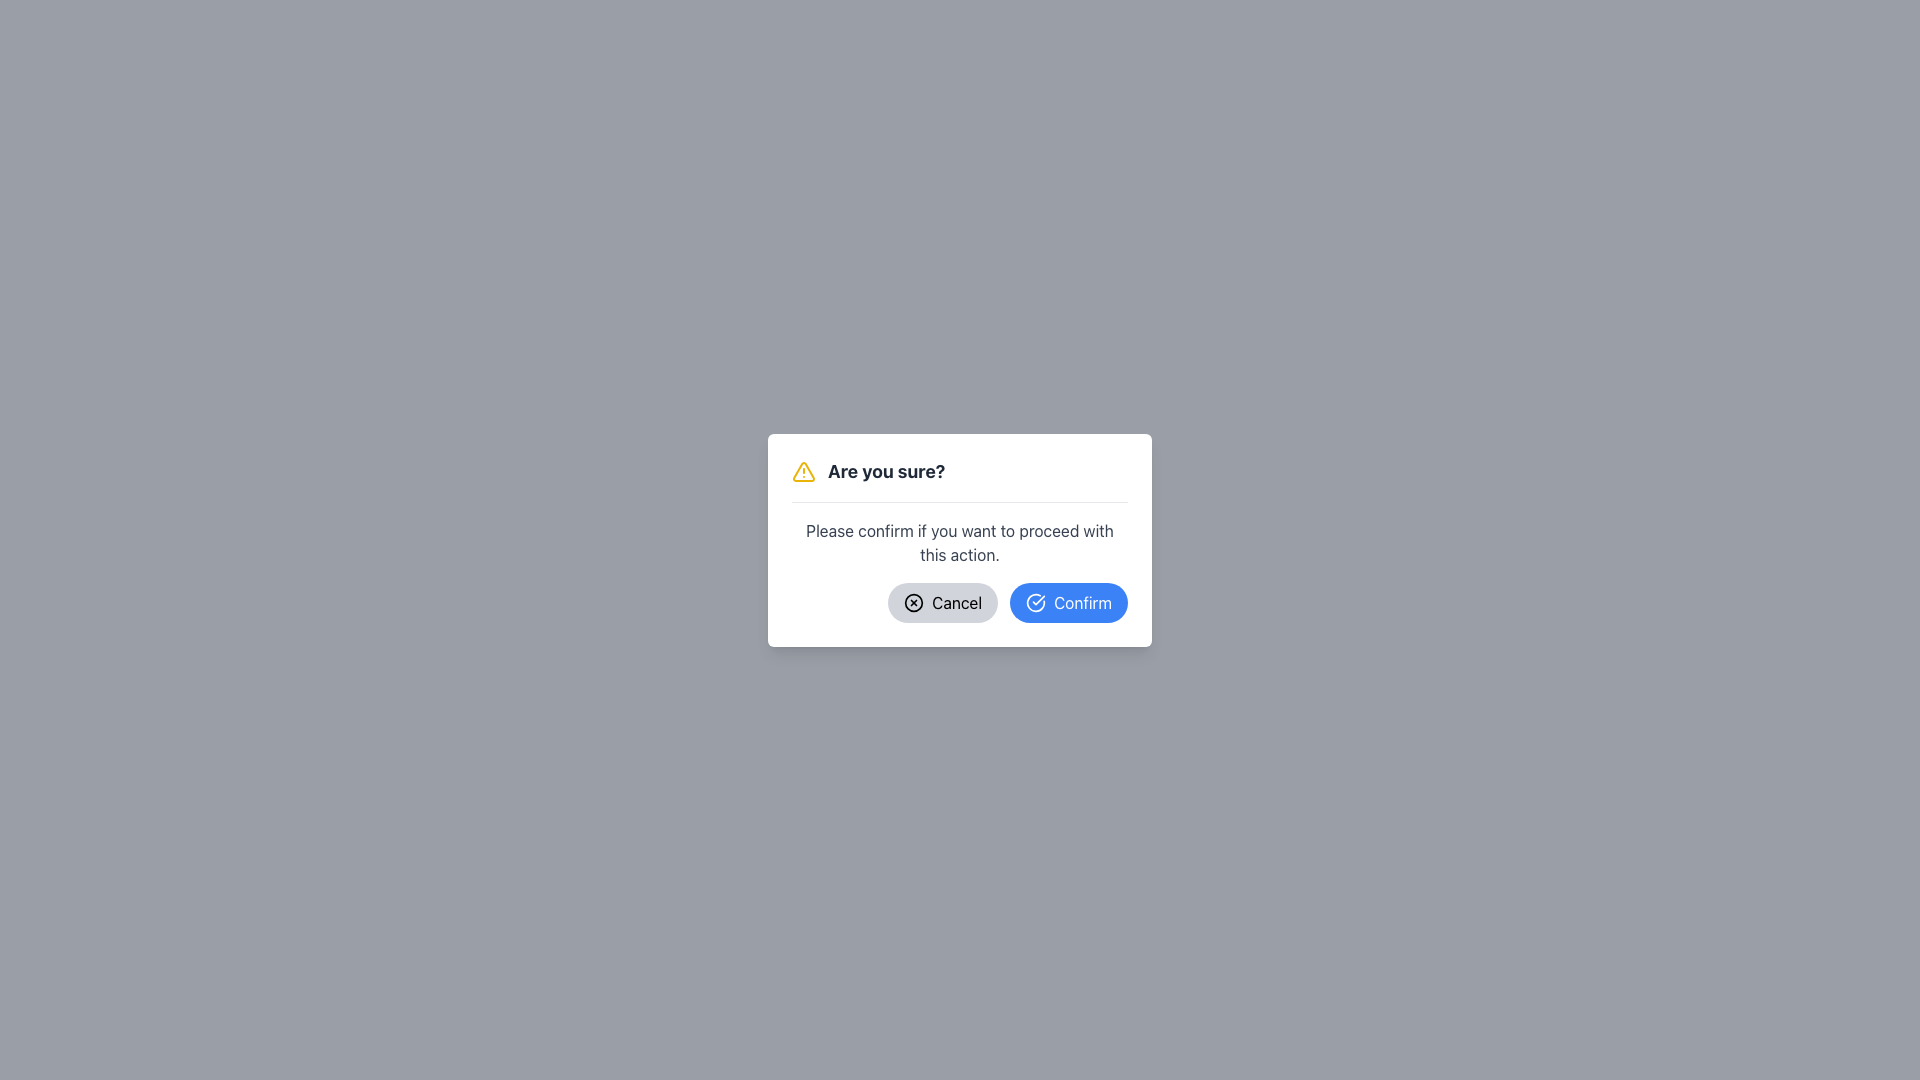 The height and width of the screenshot is (1080, 1920). I want to click on the yellow triangular warning icon with a bold red exclamation point, which is prominently placed above the text 'Are you sure?' in the dialog box, so click(803, 471).